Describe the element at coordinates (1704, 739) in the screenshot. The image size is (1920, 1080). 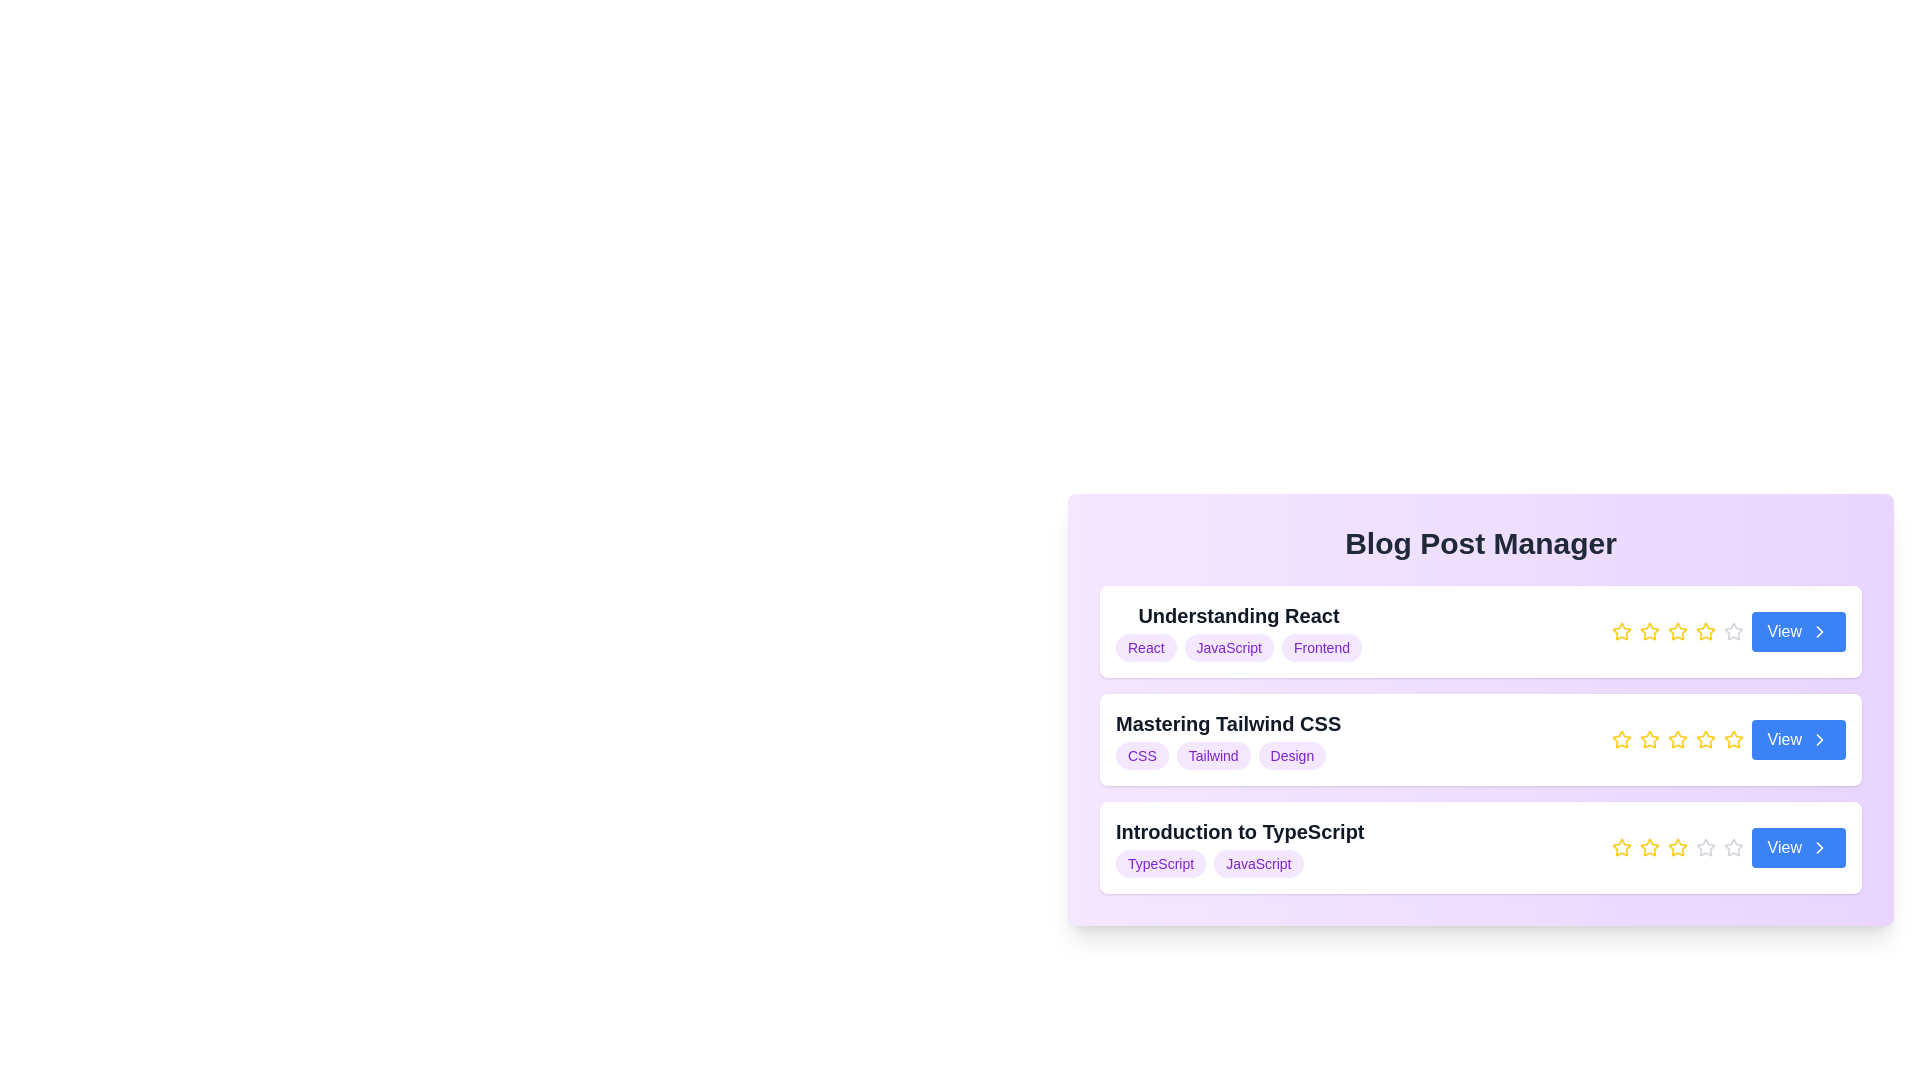
I see `the fourth yellow five-pointed star icon with a hollow center in the 'Mastering Tailwind CSS' rating section` at that location.